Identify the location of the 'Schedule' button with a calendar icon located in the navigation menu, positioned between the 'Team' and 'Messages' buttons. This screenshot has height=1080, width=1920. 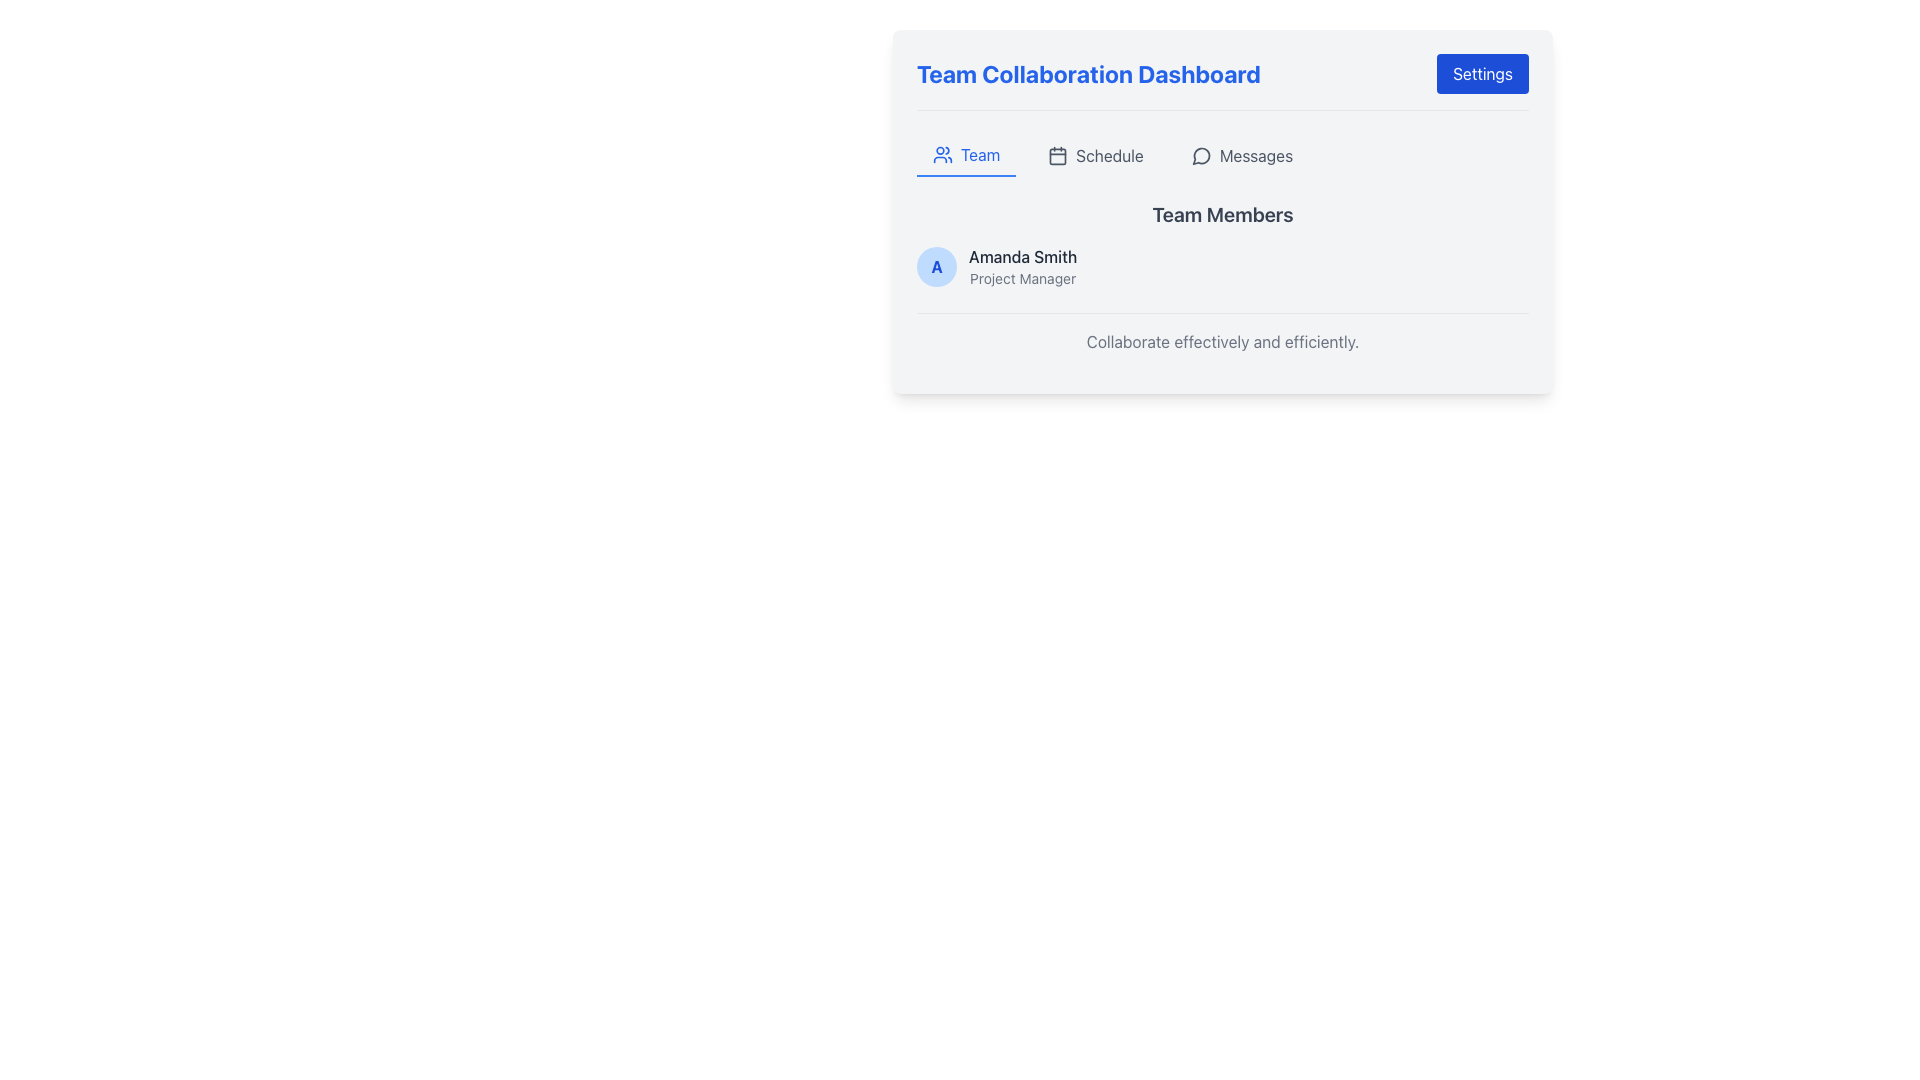
(1094, 154).